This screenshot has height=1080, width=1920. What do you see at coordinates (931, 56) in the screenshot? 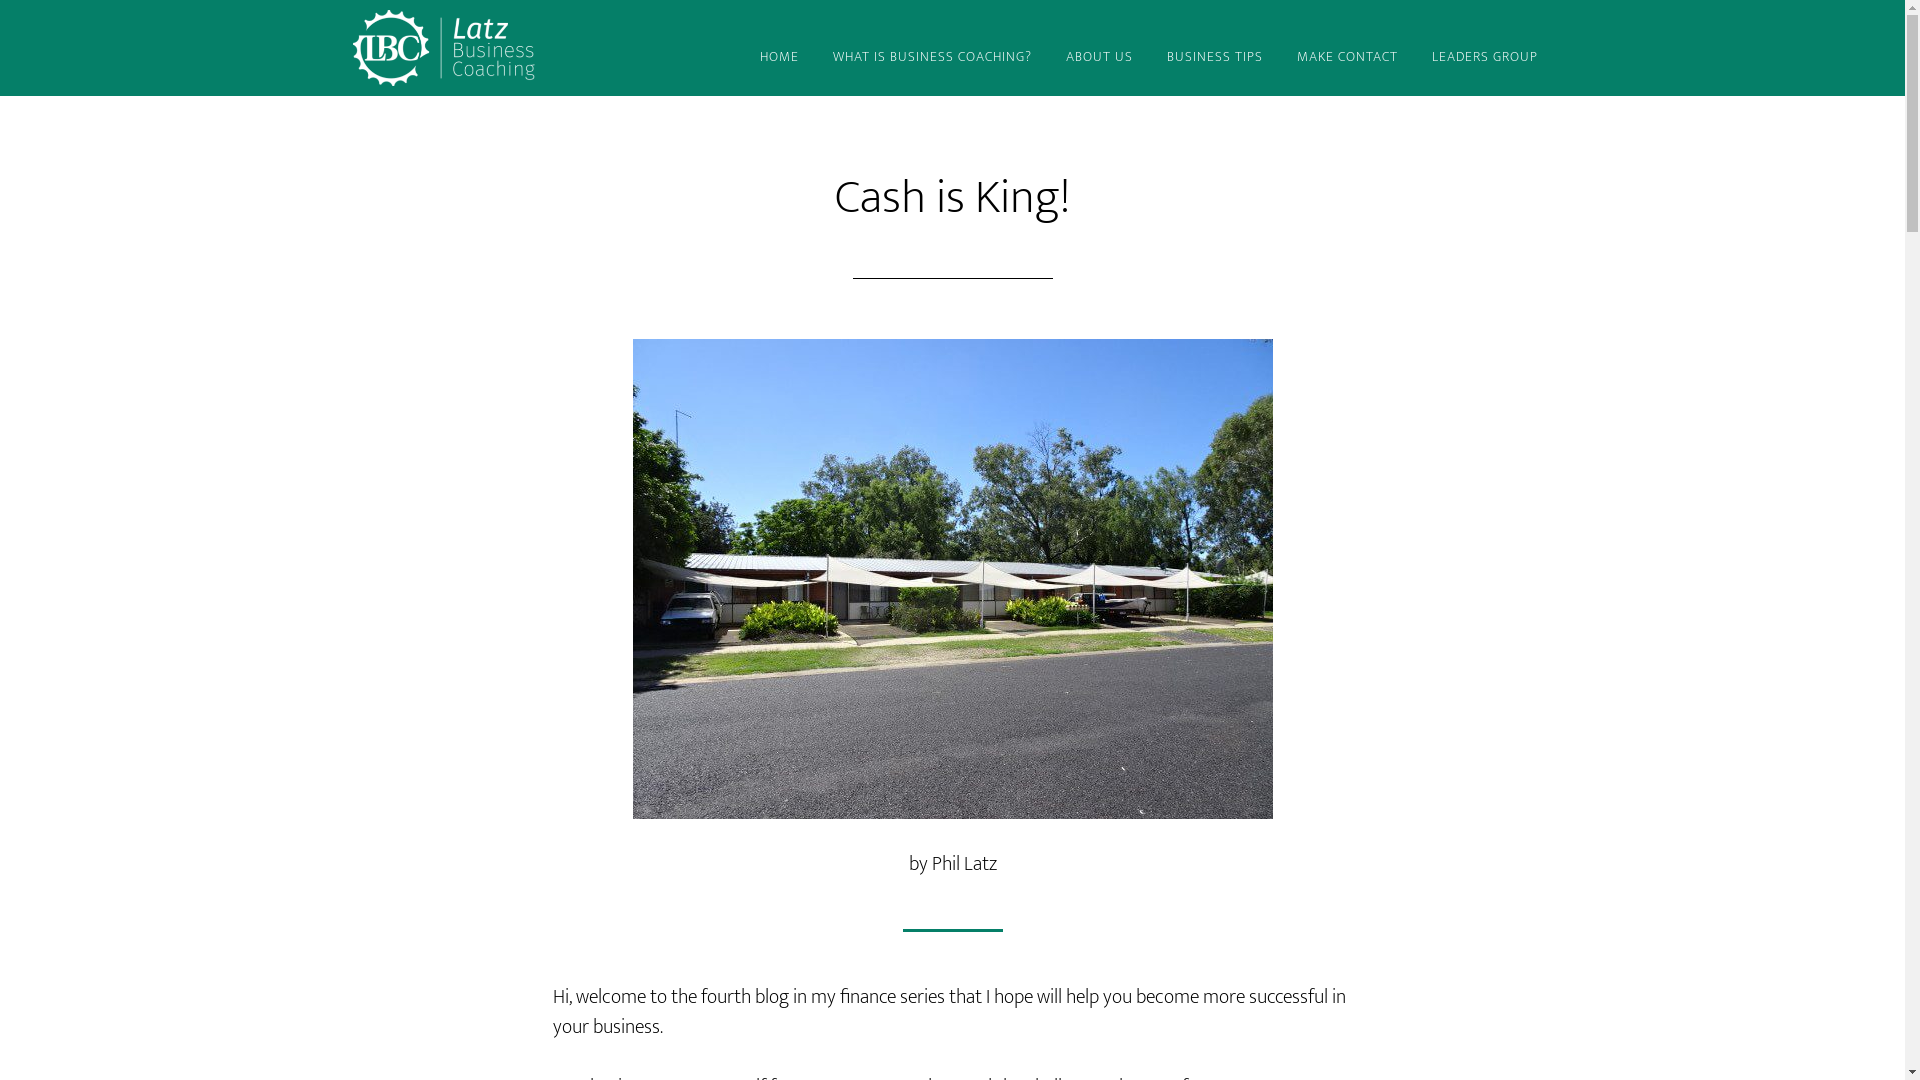
I see `'WHAT IS BUSINESS COACHING?'` at bounding box center [931, 56].